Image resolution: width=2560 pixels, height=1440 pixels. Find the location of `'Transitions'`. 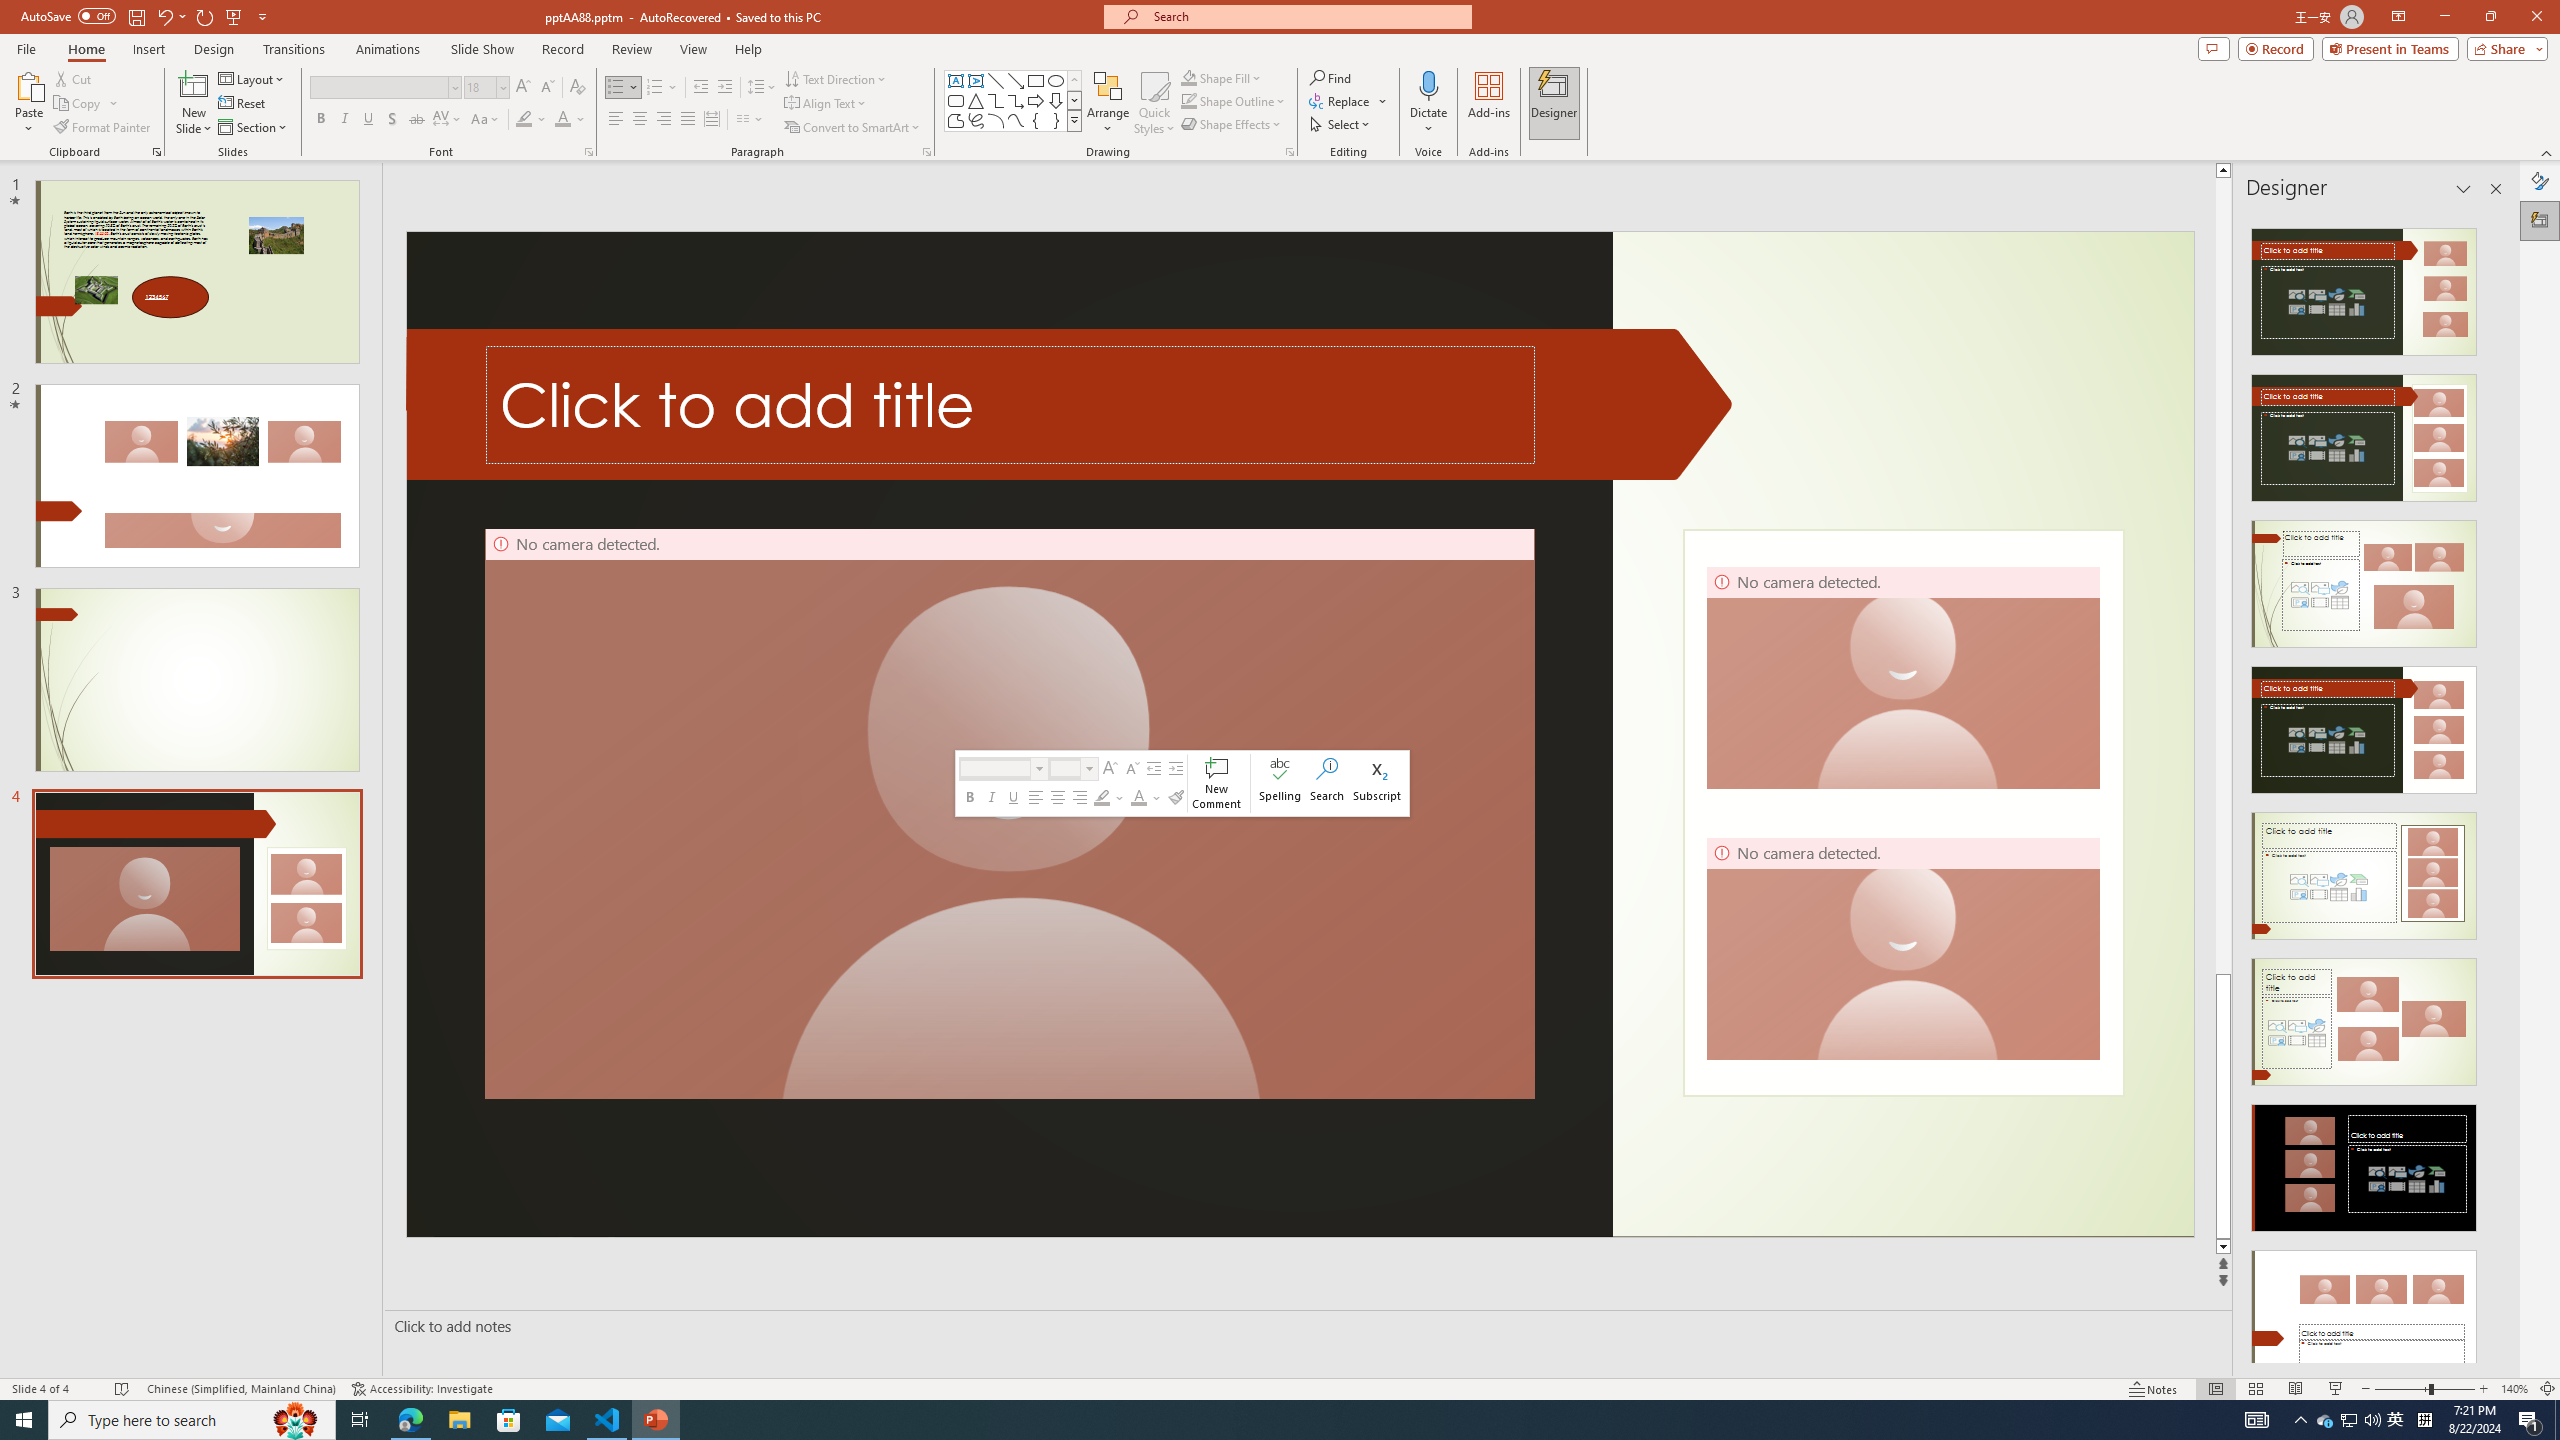

'Transitions' is located at coordinates (293, 49).